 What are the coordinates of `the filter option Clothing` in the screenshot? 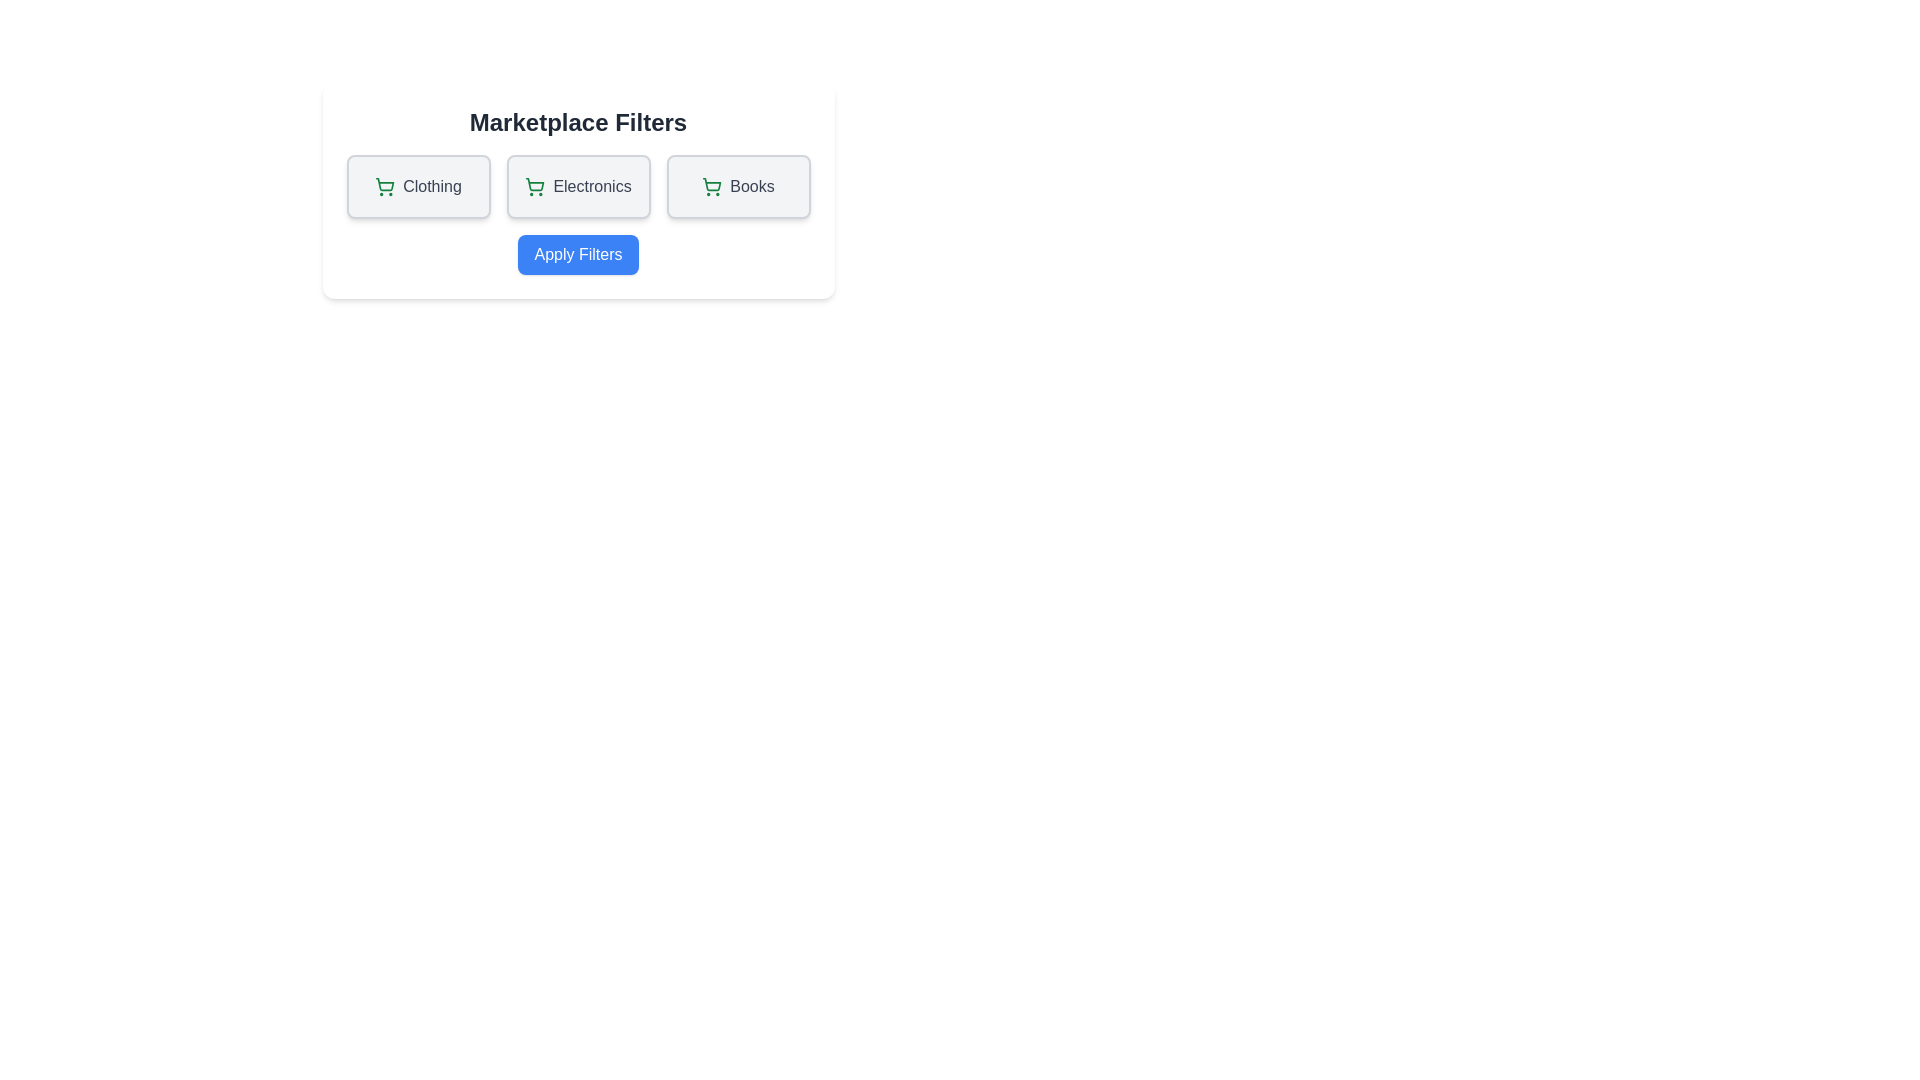 It's located at (417, 186).